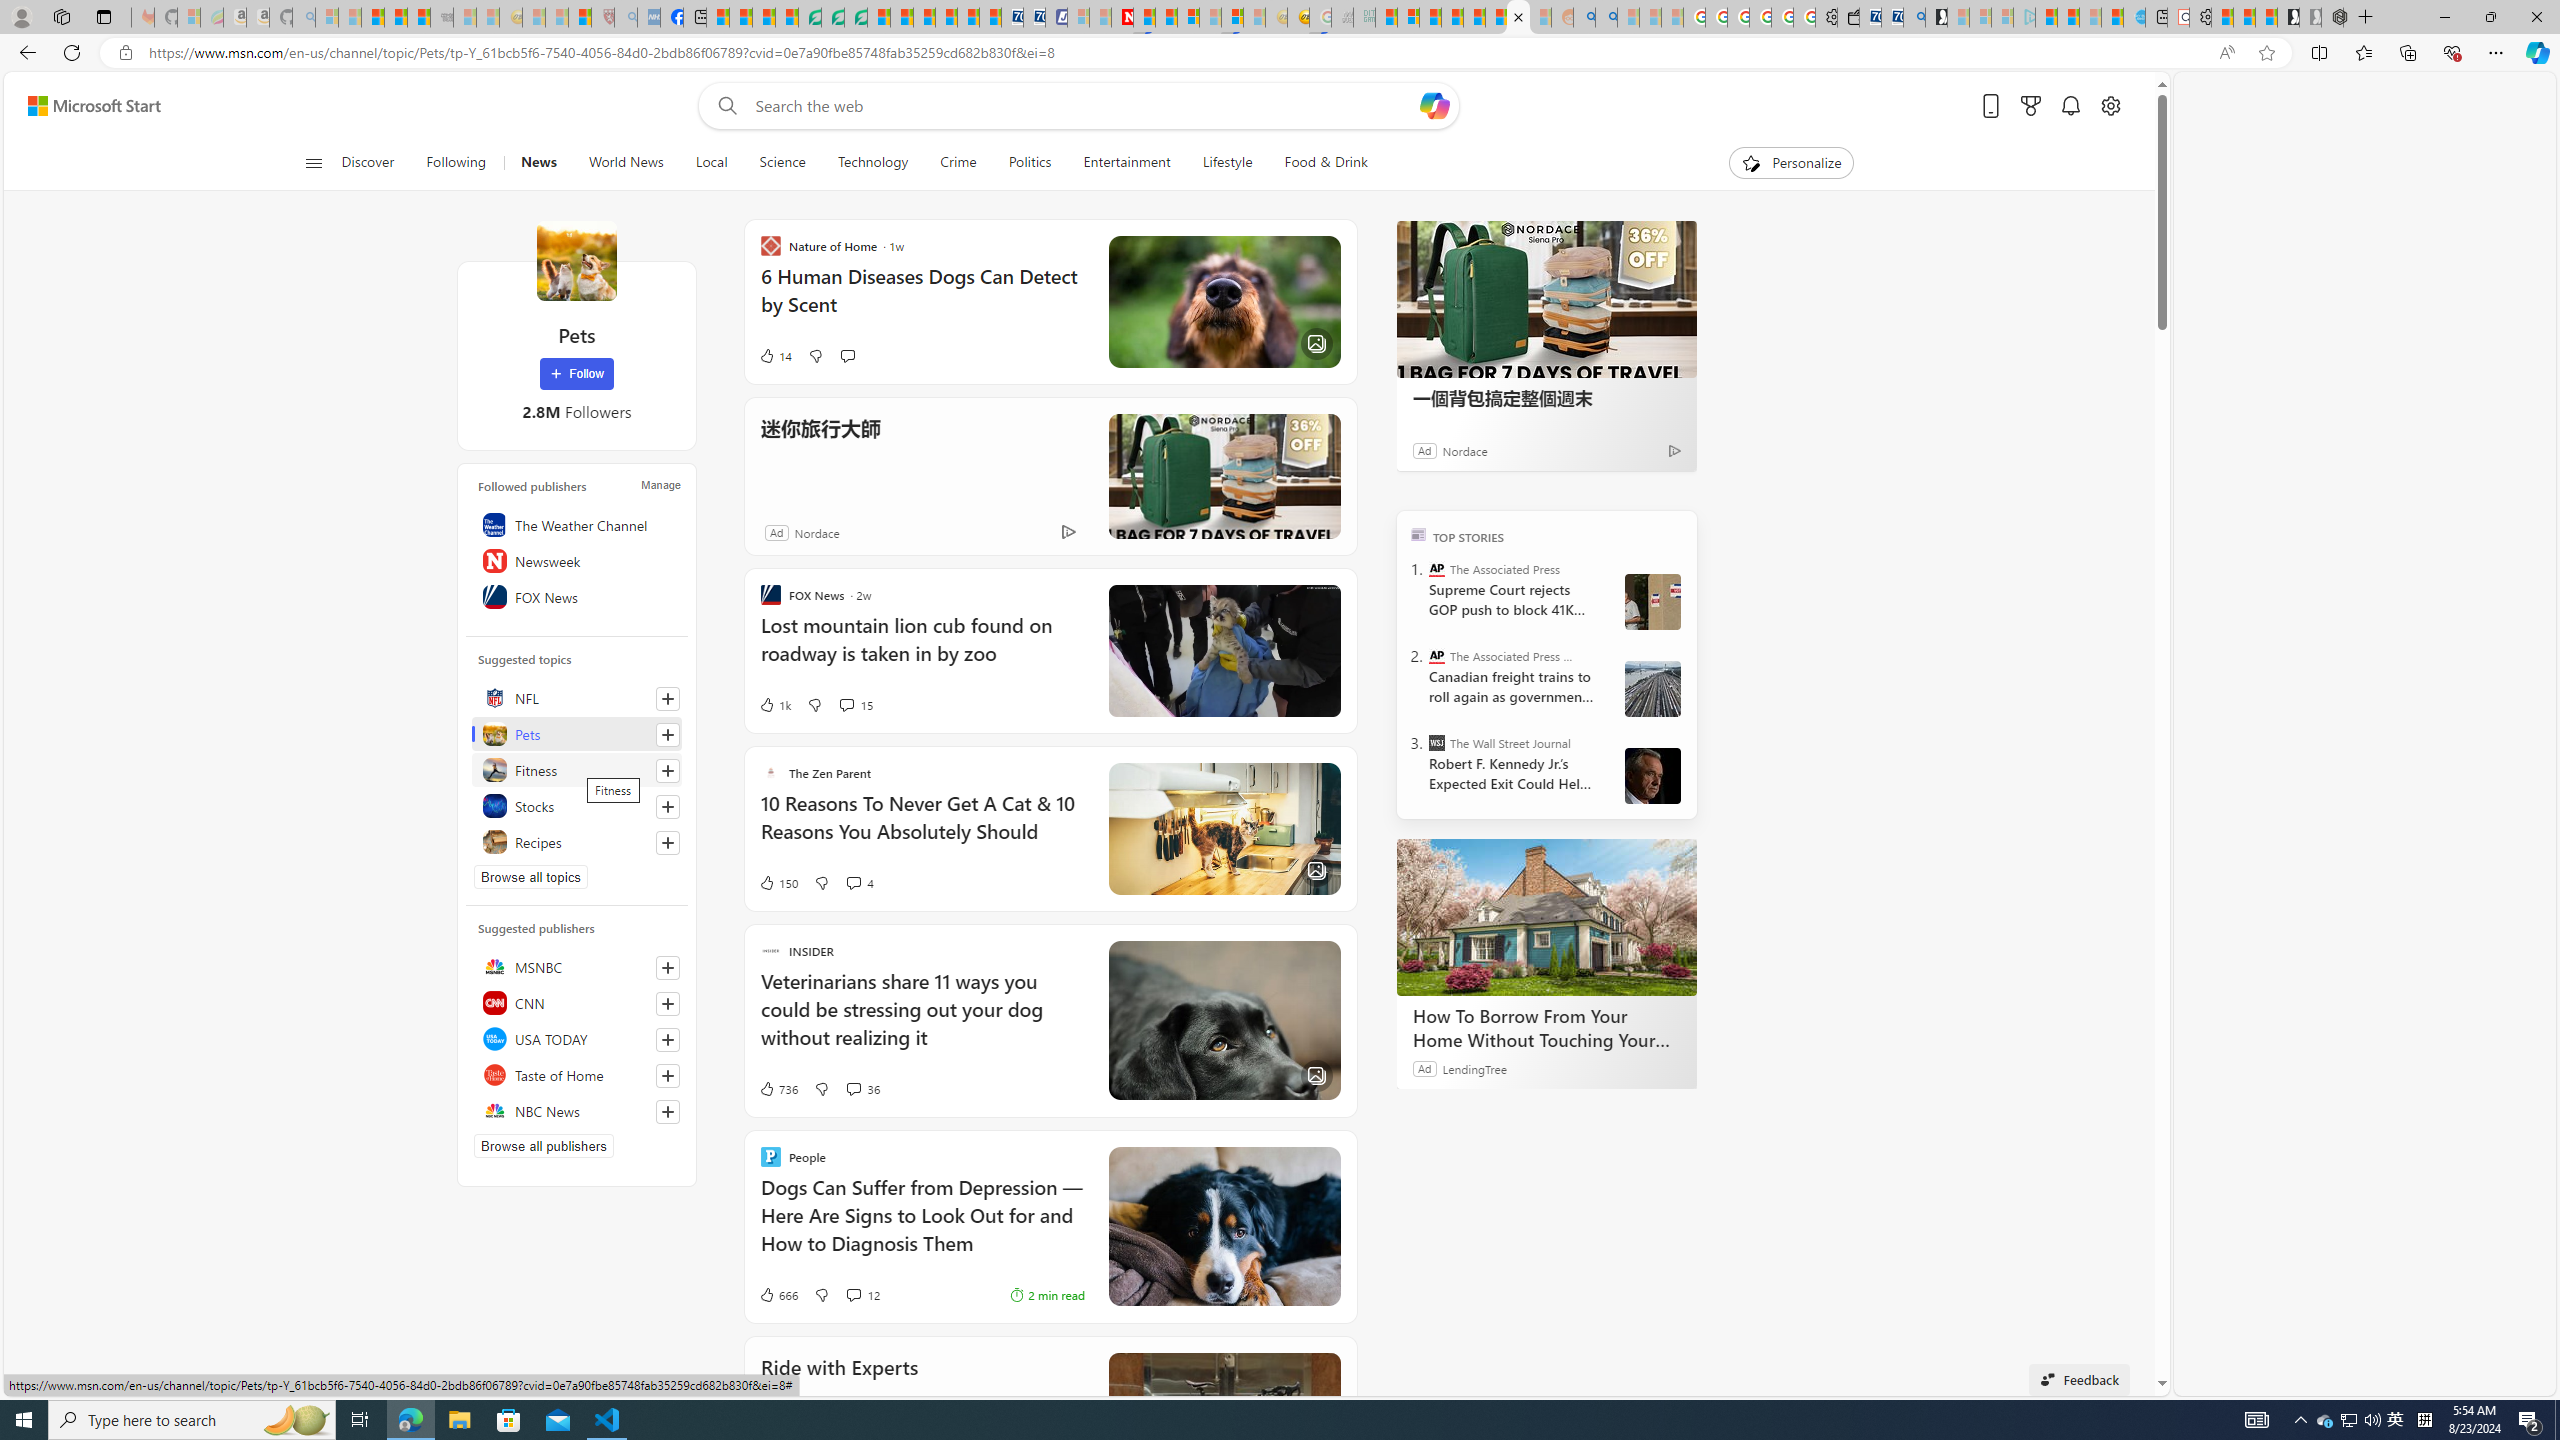 This screenshot has height=1440, width=2560. What do you see at coordinates (723, 106) in the screenshot?
I see `'Web search'` at bounding box center [723, 106].